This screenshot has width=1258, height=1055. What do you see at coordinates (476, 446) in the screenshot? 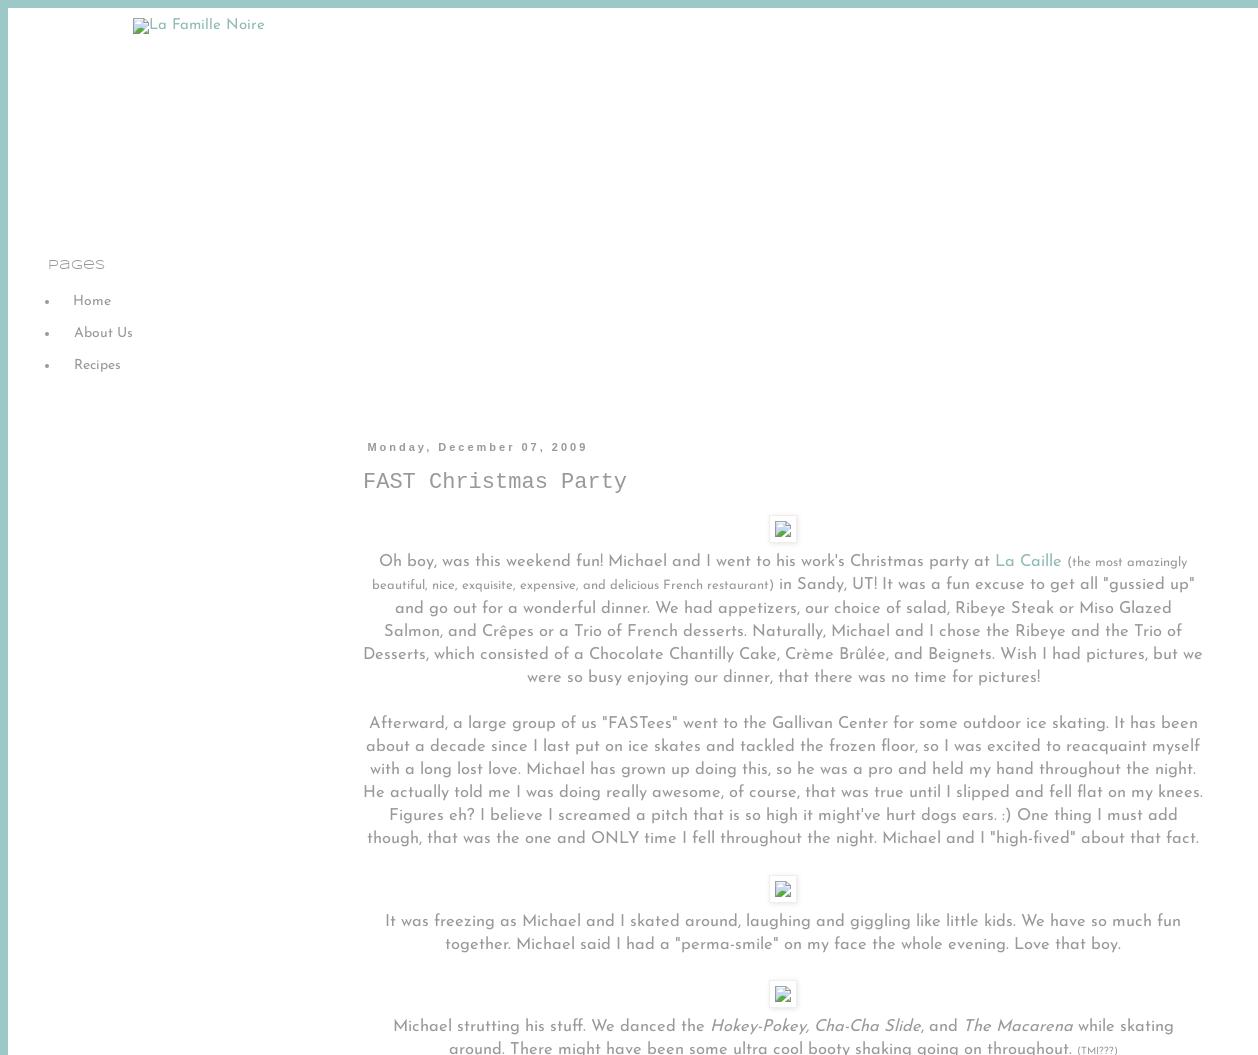
I see `'Monday, December 07, 2009'` at bounding box center [476, 446].